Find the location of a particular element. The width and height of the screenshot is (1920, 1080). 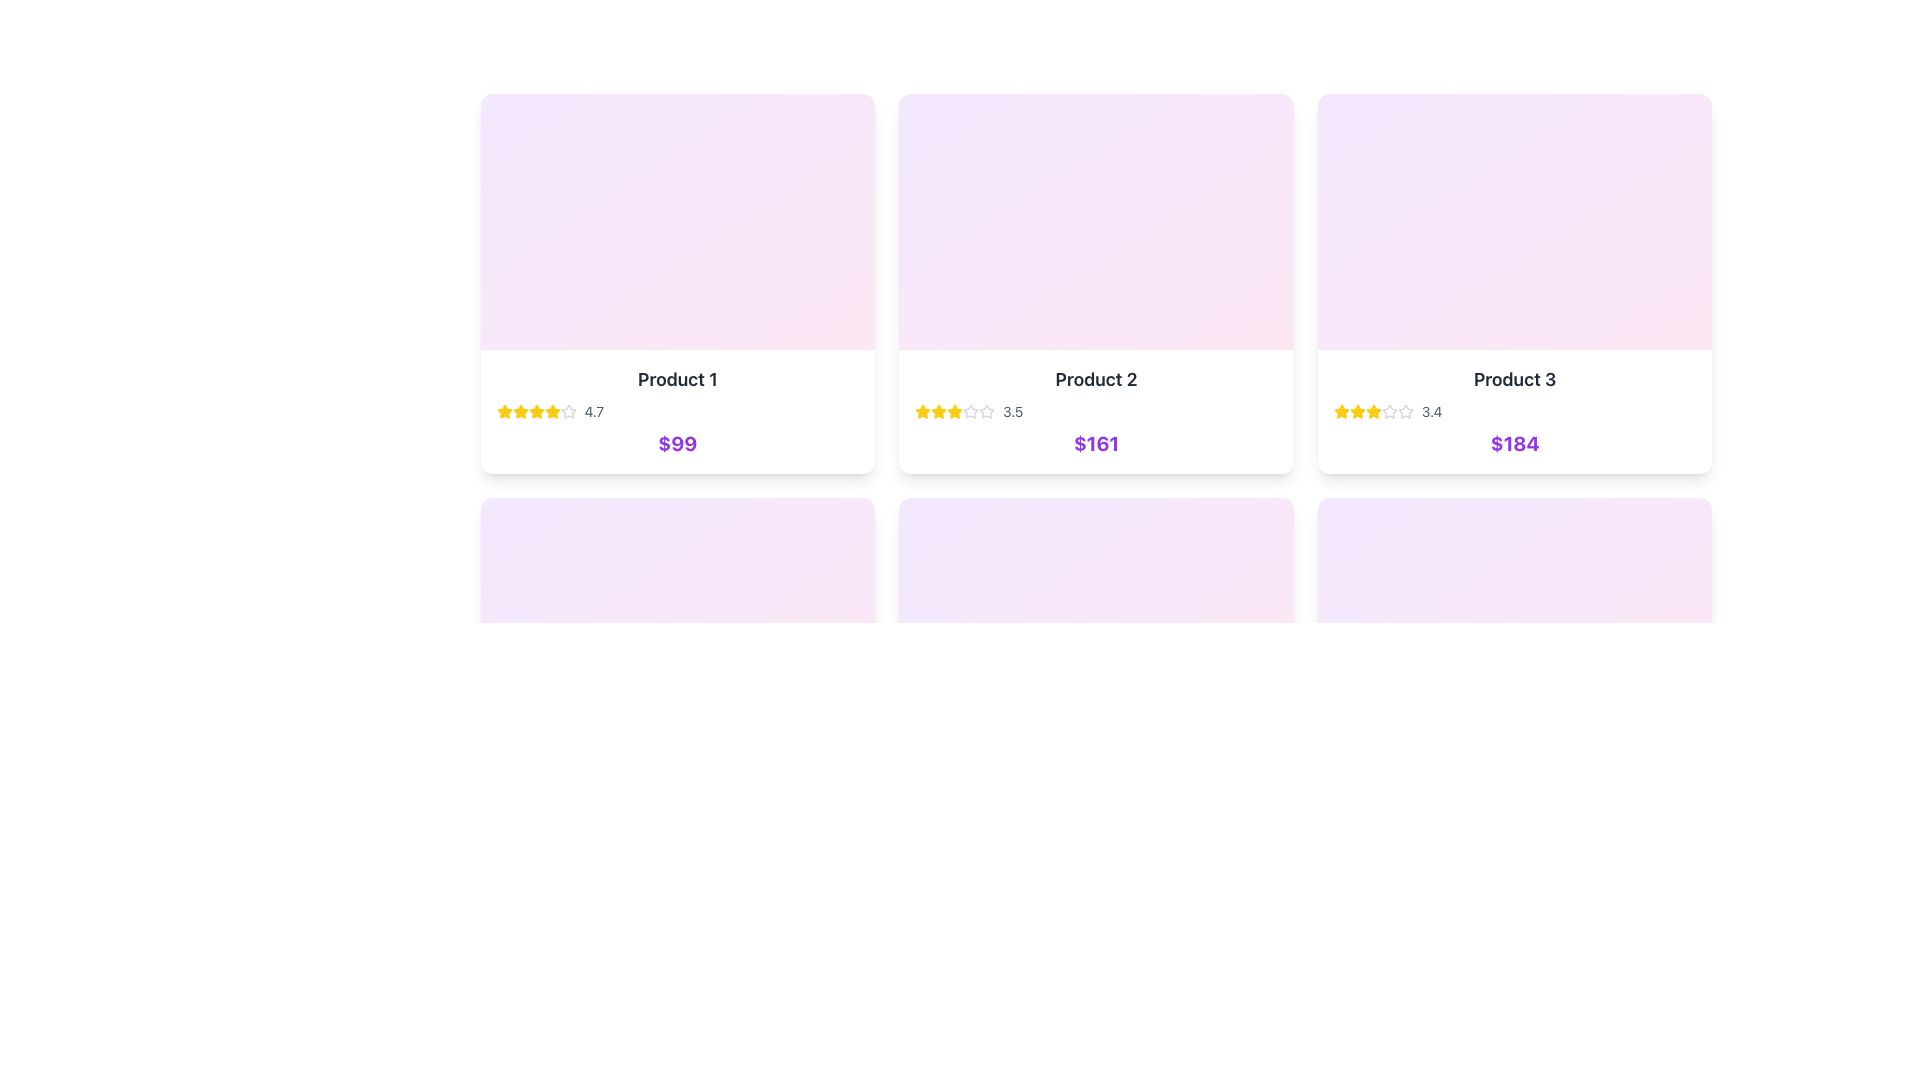

the static text displaying the rating '4.7', which is styled in gray and located next to yellow star icons in the first product card is located at coordinates (593, 411).